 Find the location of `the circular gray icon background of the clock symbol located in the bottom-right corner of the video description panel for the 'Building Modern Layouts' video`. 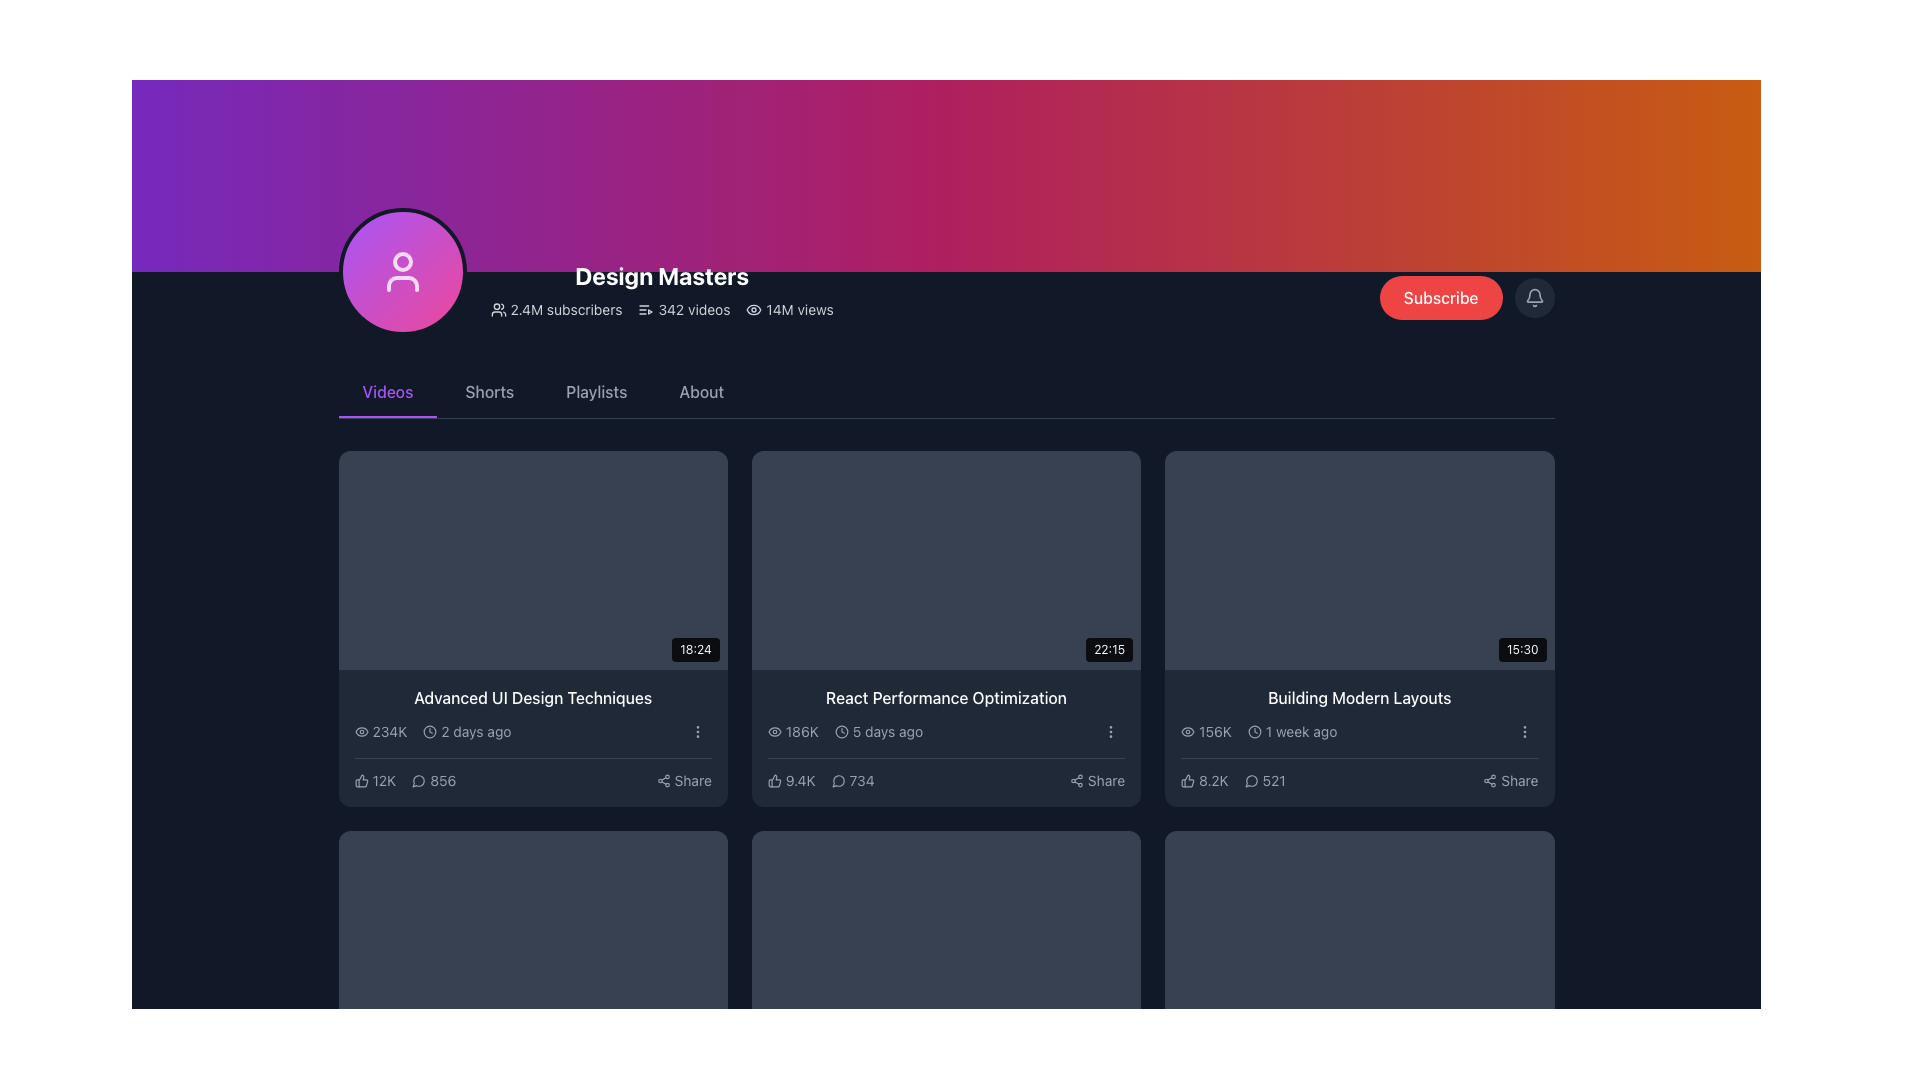

the circular gray icon background of the clock symbol located in the bottom-right corner of the video description panel for the 'Building Modern Layouts' video is located at coordinates (1253, 732).